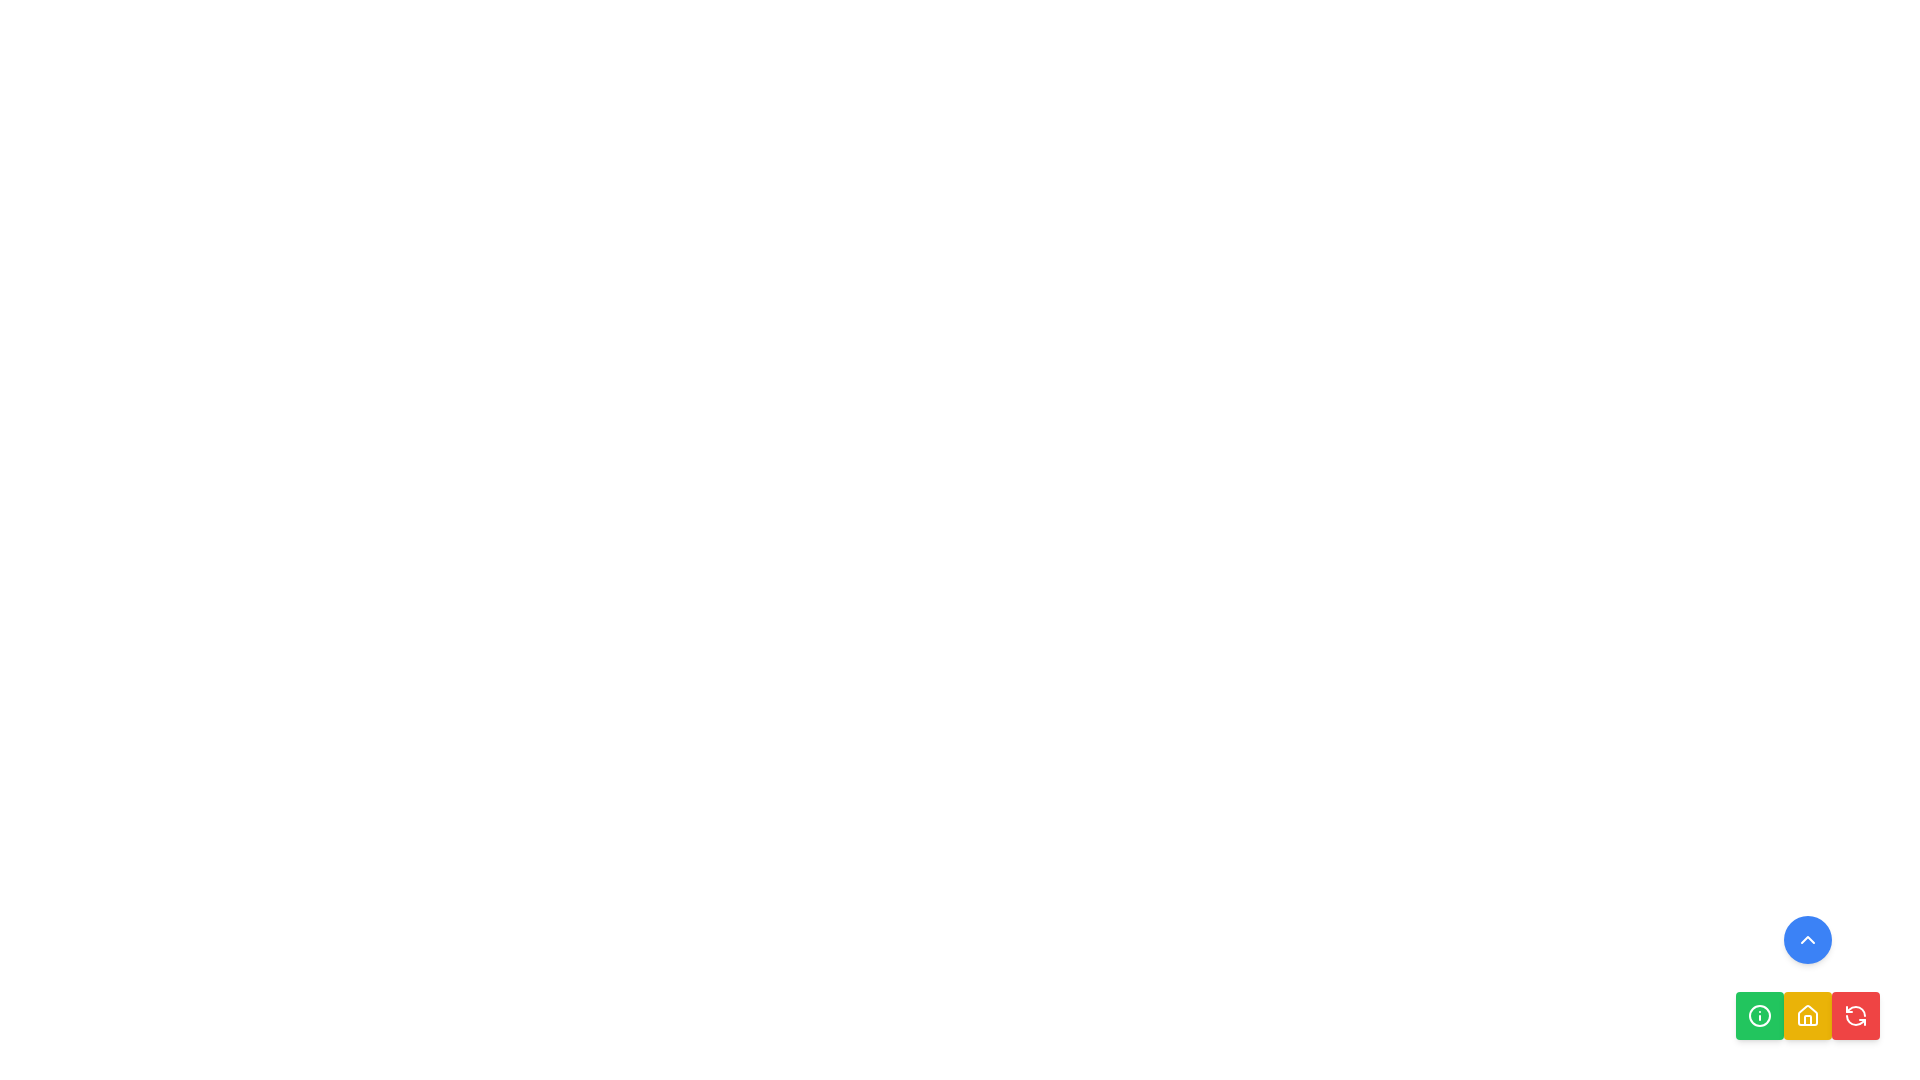  What do you see at coordinates (1760, 1015) in the screenshot?
I see `the circular informational icon located inside the green button at the bottom right corner of the interface` at bounding box center [1760, 1015].